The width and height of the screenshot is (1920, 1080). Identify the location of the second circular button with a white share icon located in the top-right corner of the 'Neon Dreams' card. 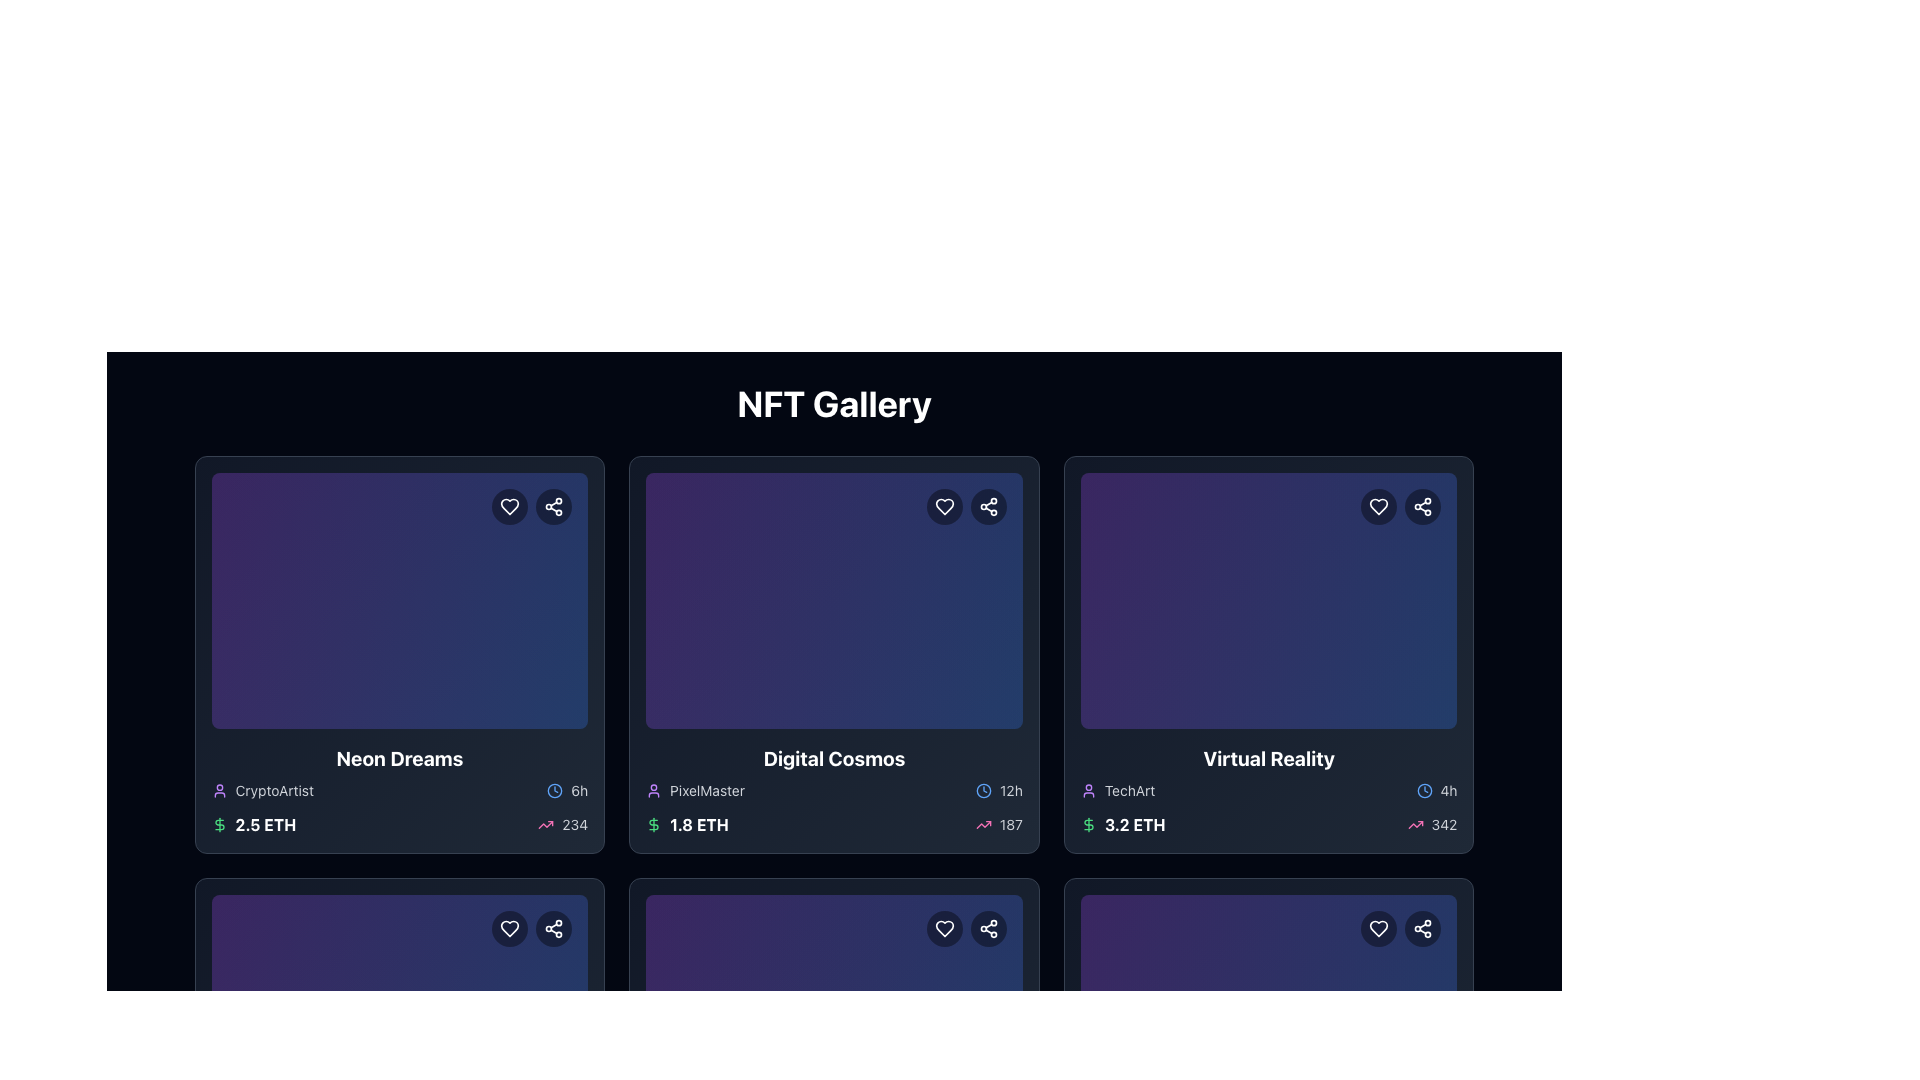
(532, 505).